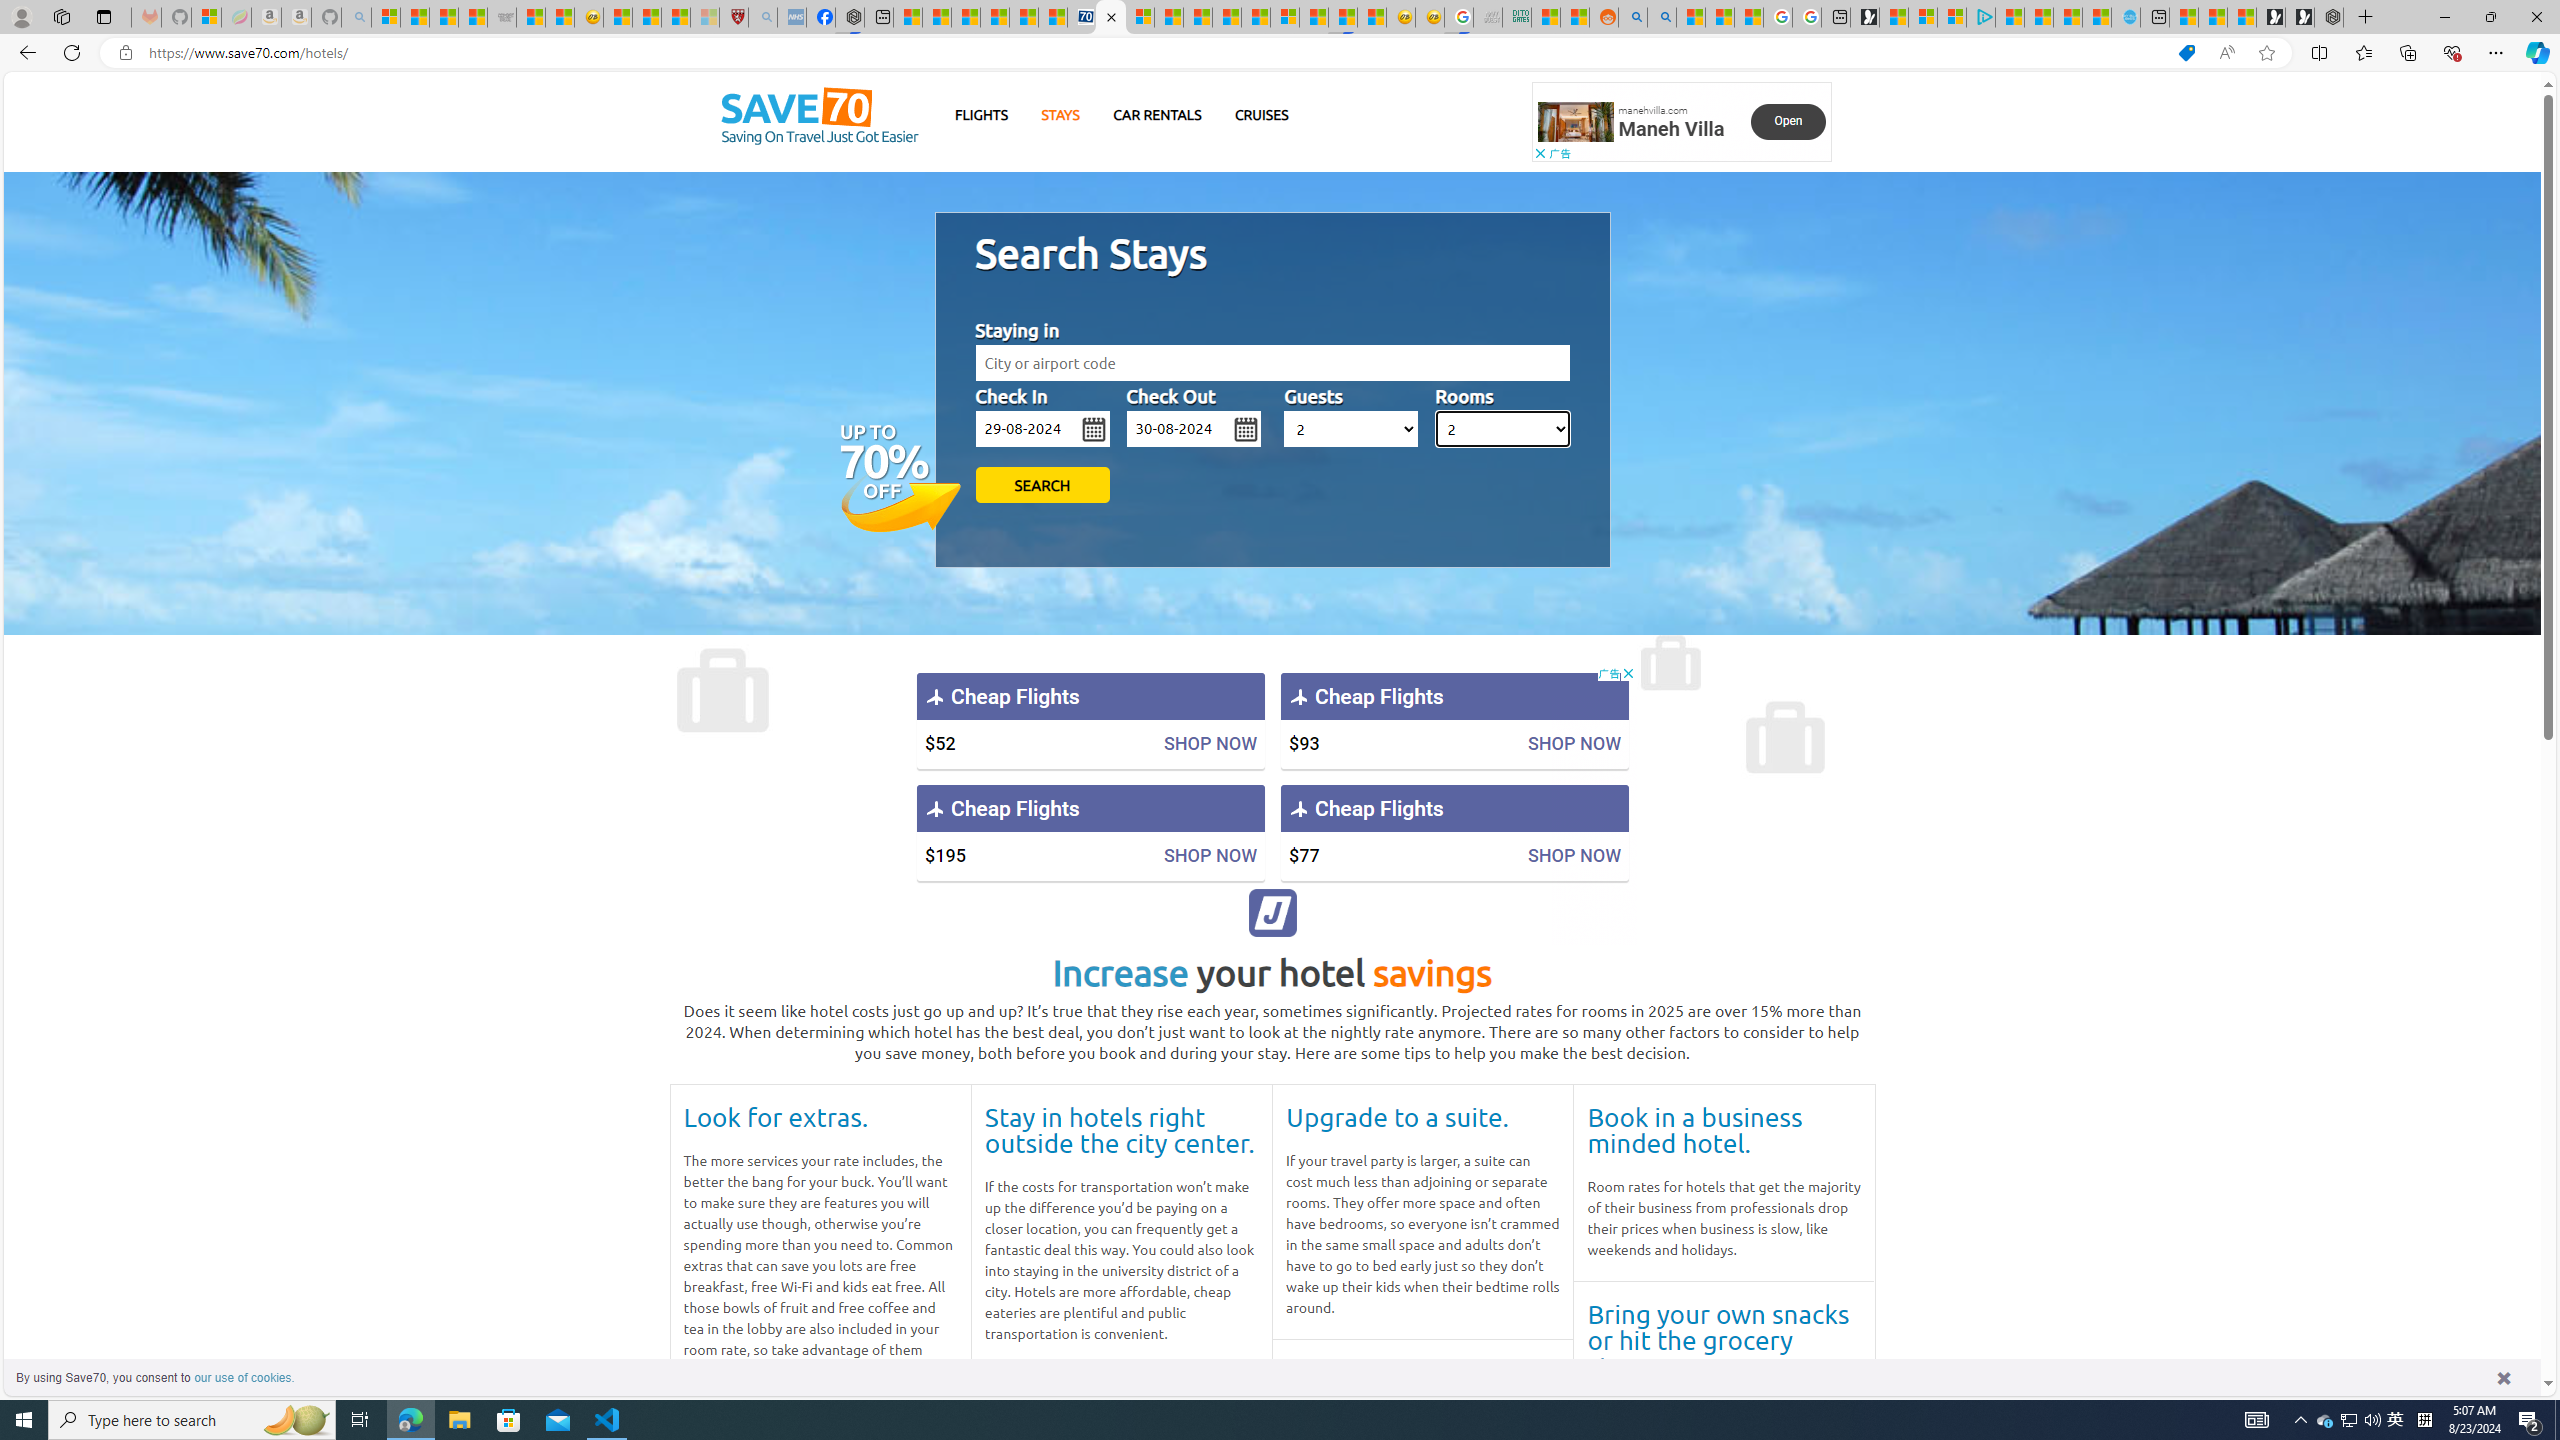 This screenshot has height=1440, width=2560. I want to click on 'SEARCH', so click(1043, 483).